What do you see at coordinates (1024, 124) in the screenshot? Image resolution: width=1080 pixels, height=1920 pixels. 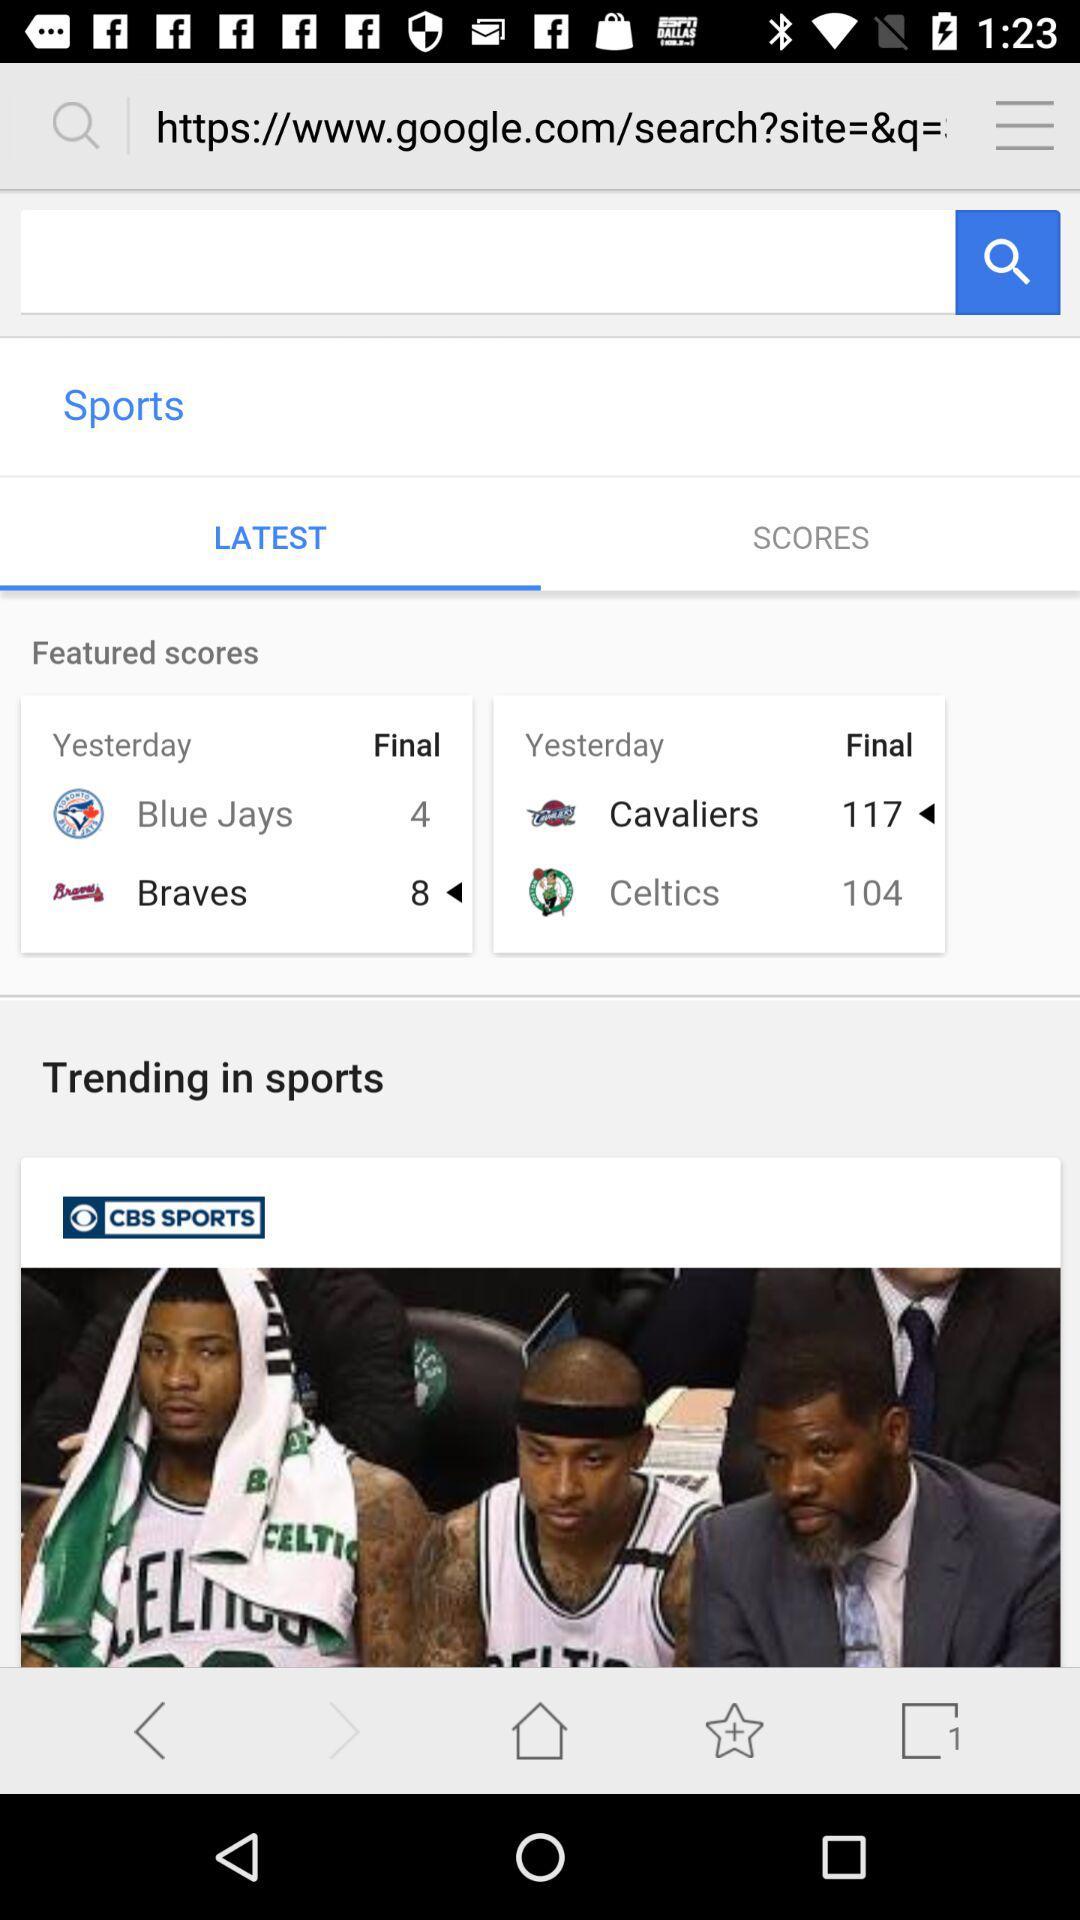 I see `click on menu bar` at bounding box center [1024, 124].